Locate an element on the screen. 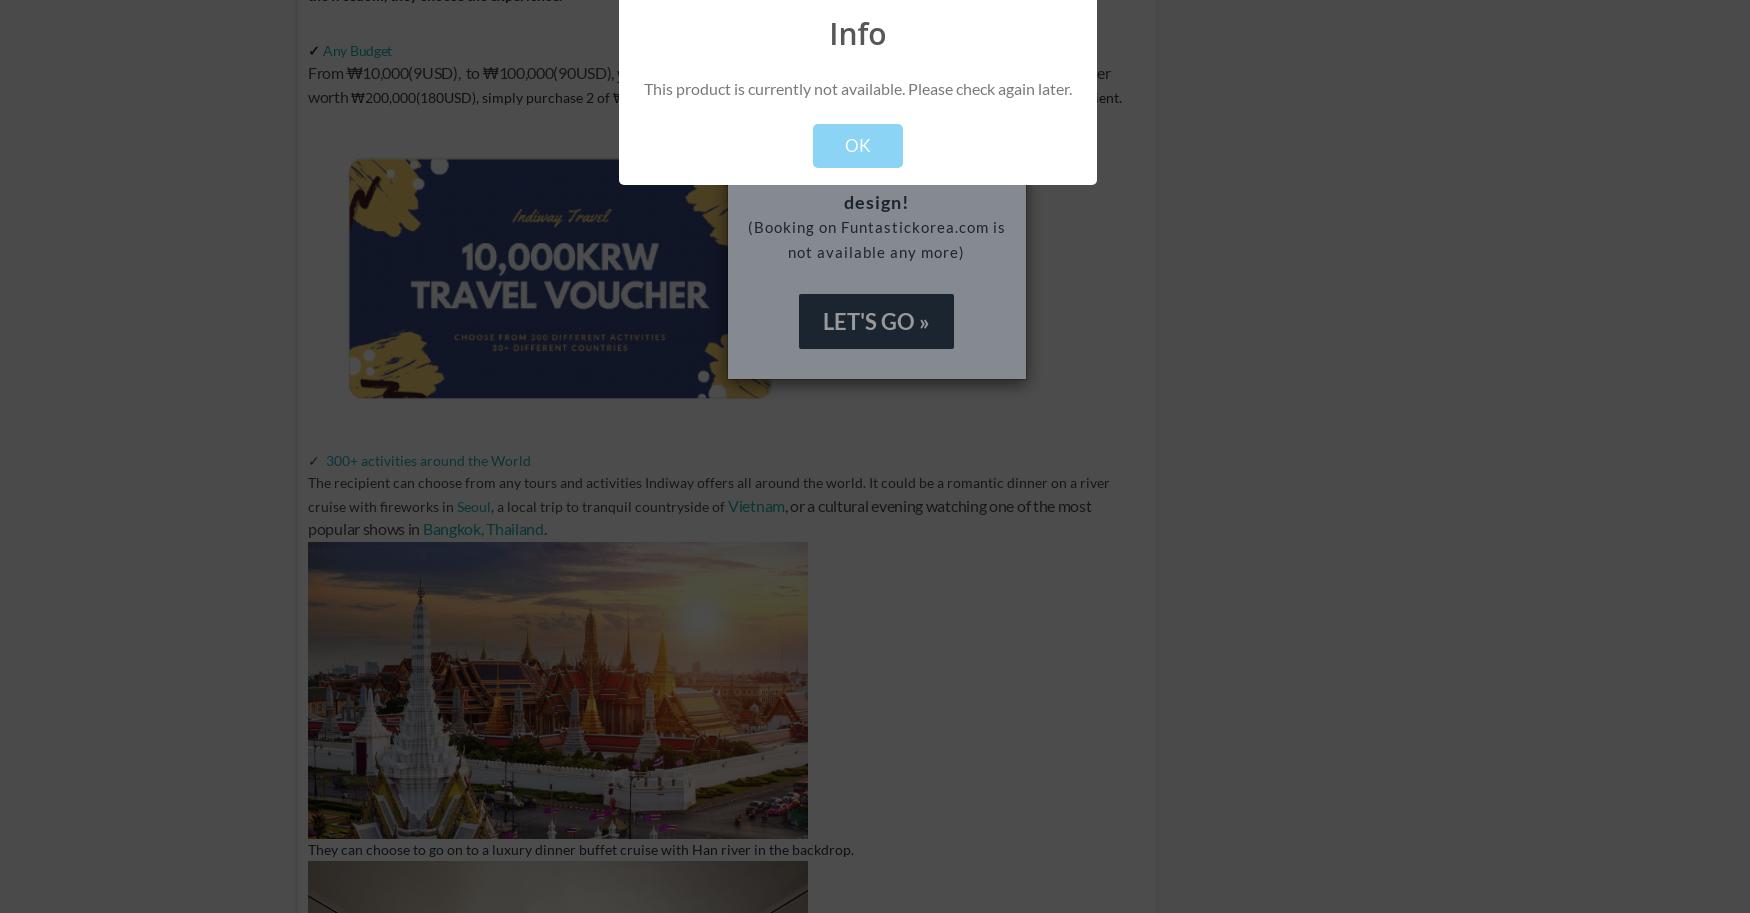  'Vietnam' is located at coordinates (755, 504).